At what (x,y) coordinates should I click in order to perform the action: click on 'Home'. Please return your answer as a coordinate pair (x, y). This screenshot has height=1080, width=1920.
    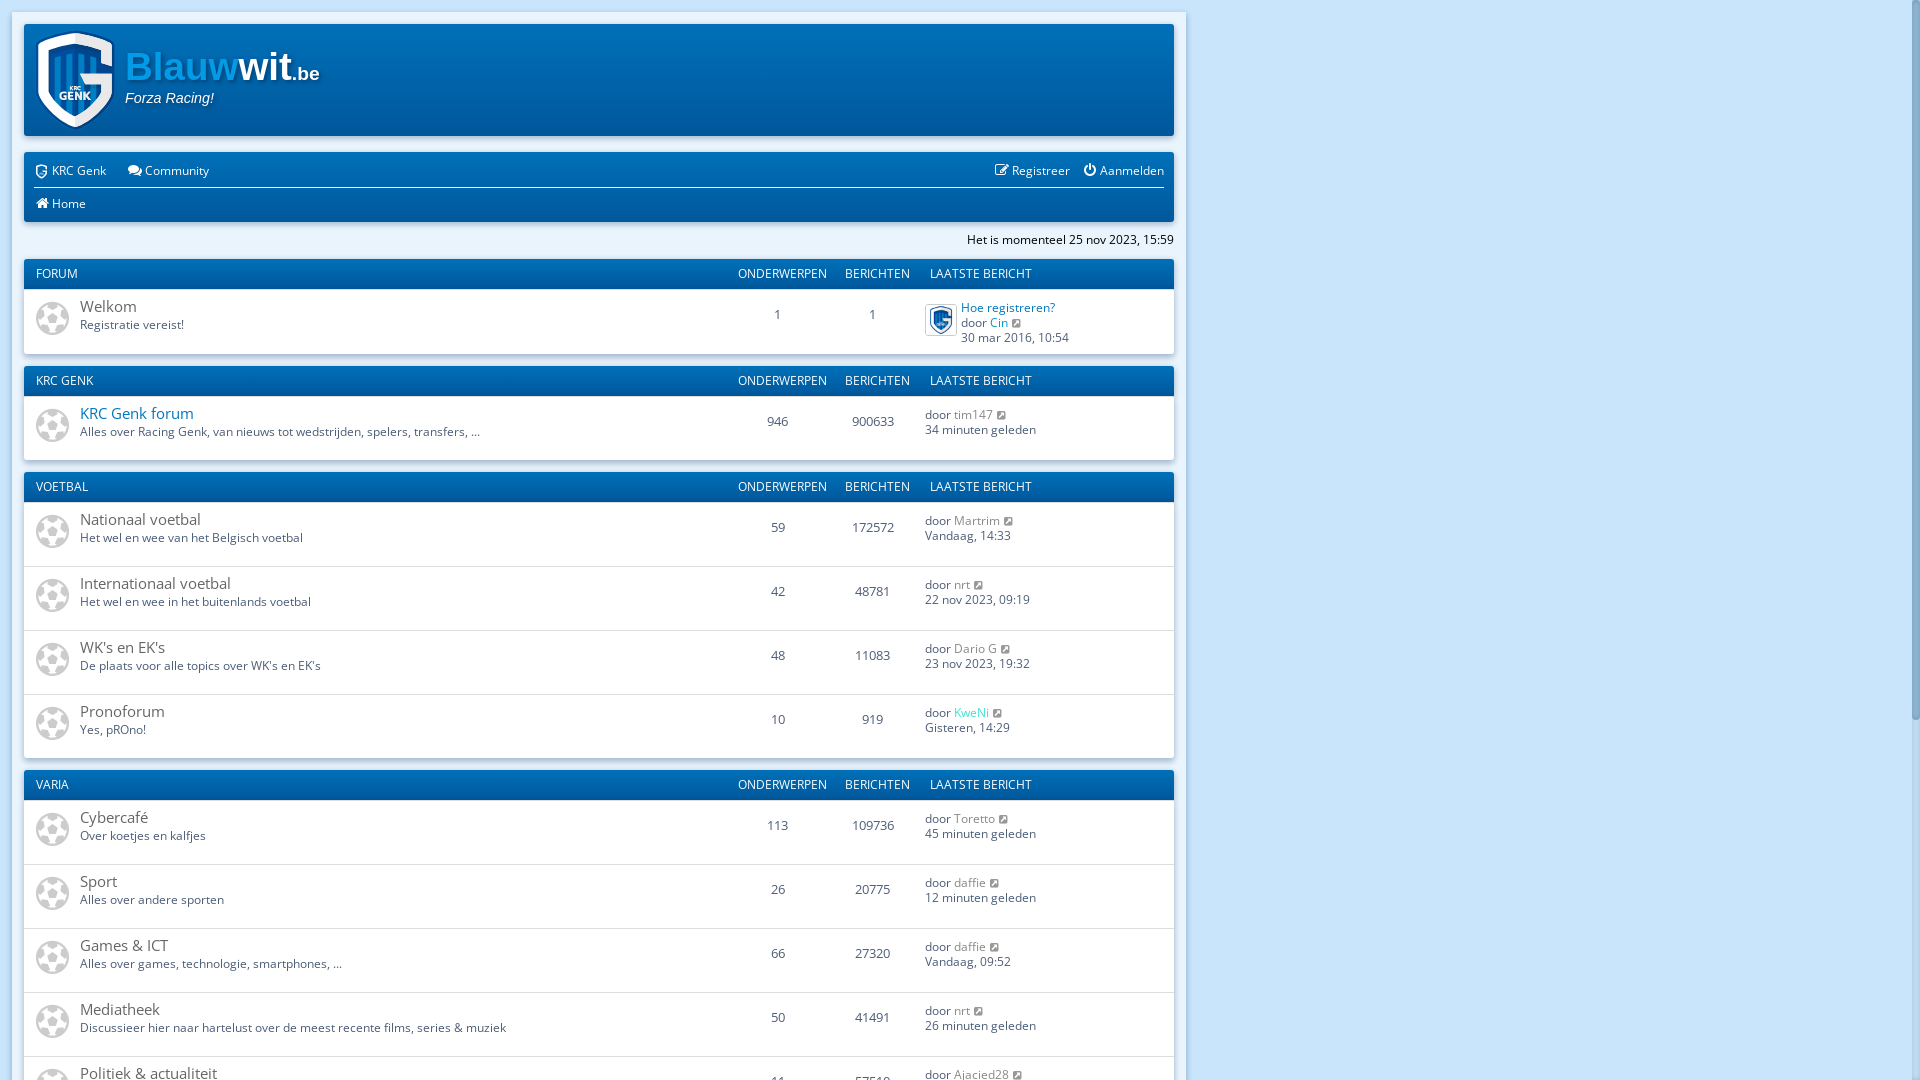
    Looking at the image, I should click on (33, 204).